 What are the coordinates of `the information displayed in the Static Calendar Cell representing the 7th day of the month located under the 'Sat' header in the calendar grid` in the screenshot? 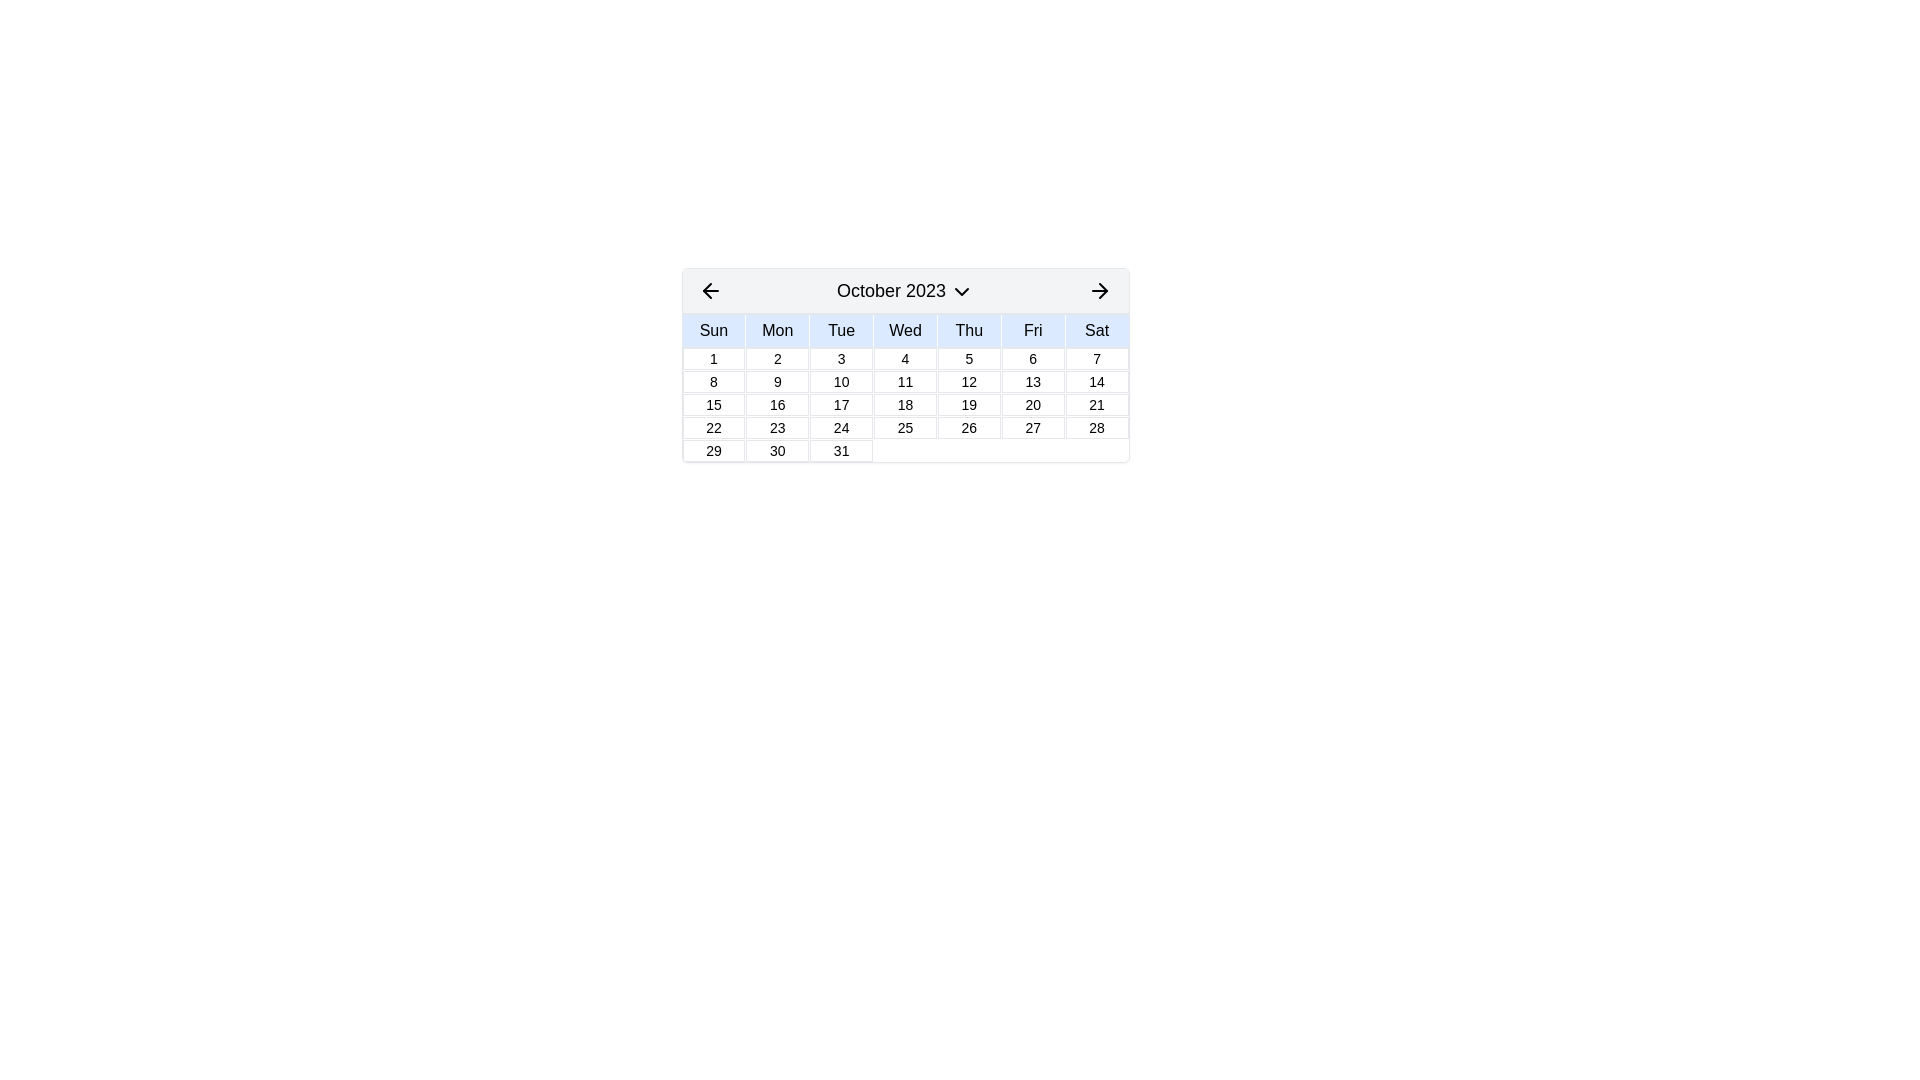 It's located at (1096, 357).